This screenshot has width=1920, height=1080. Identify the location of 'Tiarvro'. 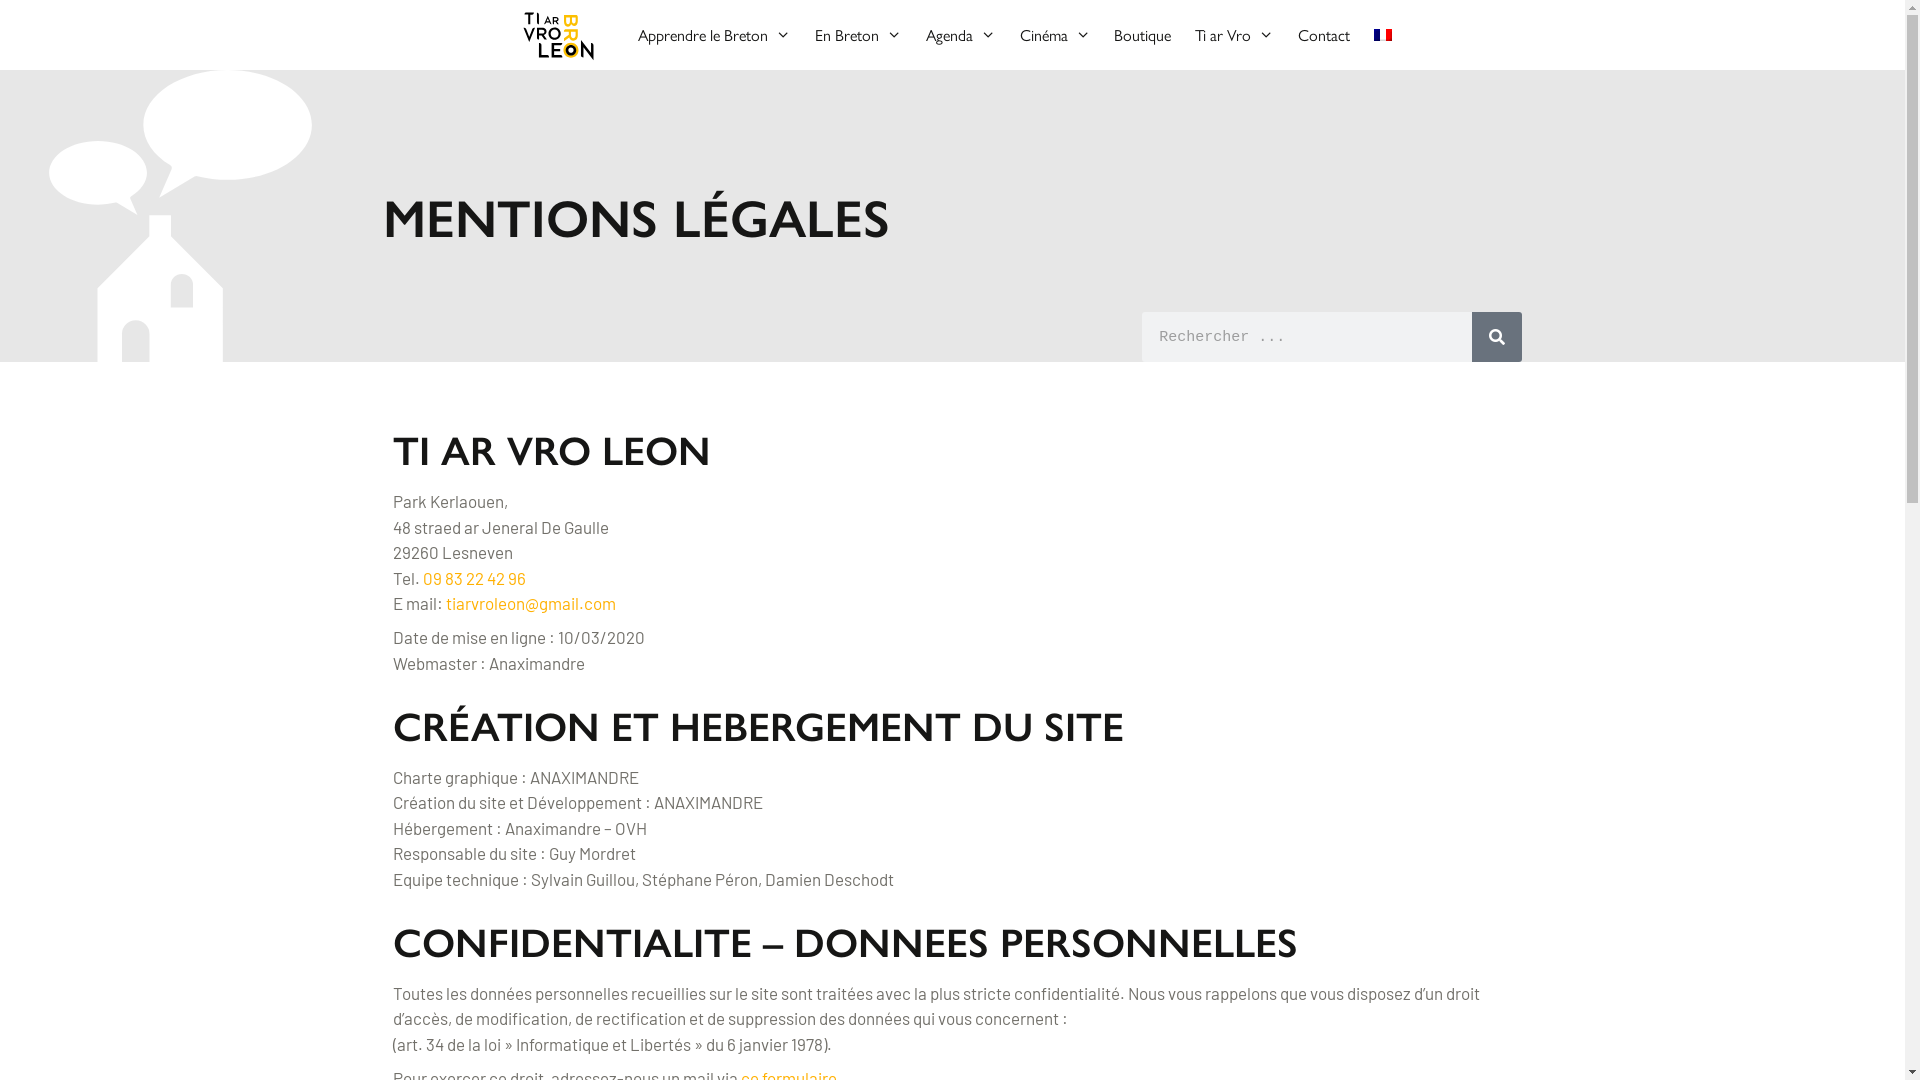
(562, 34).